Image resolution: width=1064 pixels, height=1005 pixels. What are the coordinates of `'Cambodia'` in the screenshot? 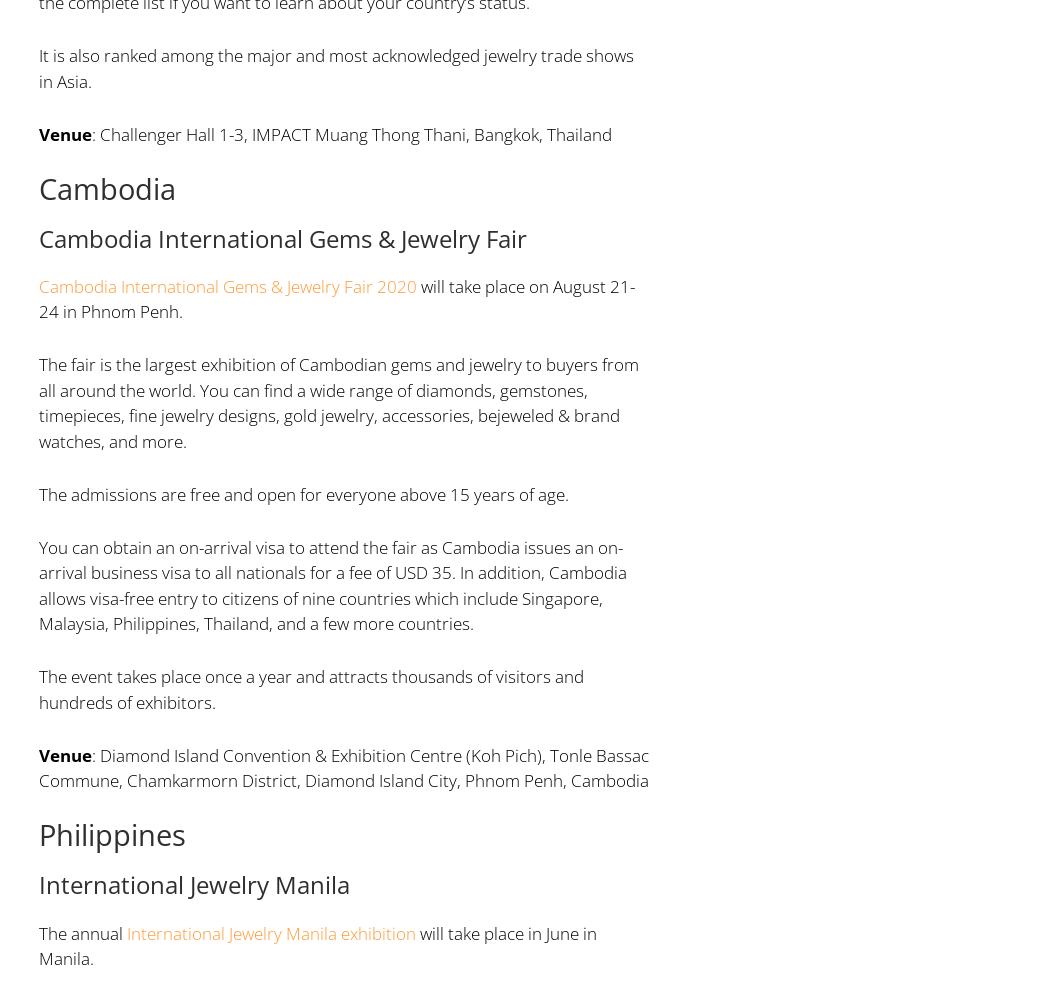 It's located at (37, 186).